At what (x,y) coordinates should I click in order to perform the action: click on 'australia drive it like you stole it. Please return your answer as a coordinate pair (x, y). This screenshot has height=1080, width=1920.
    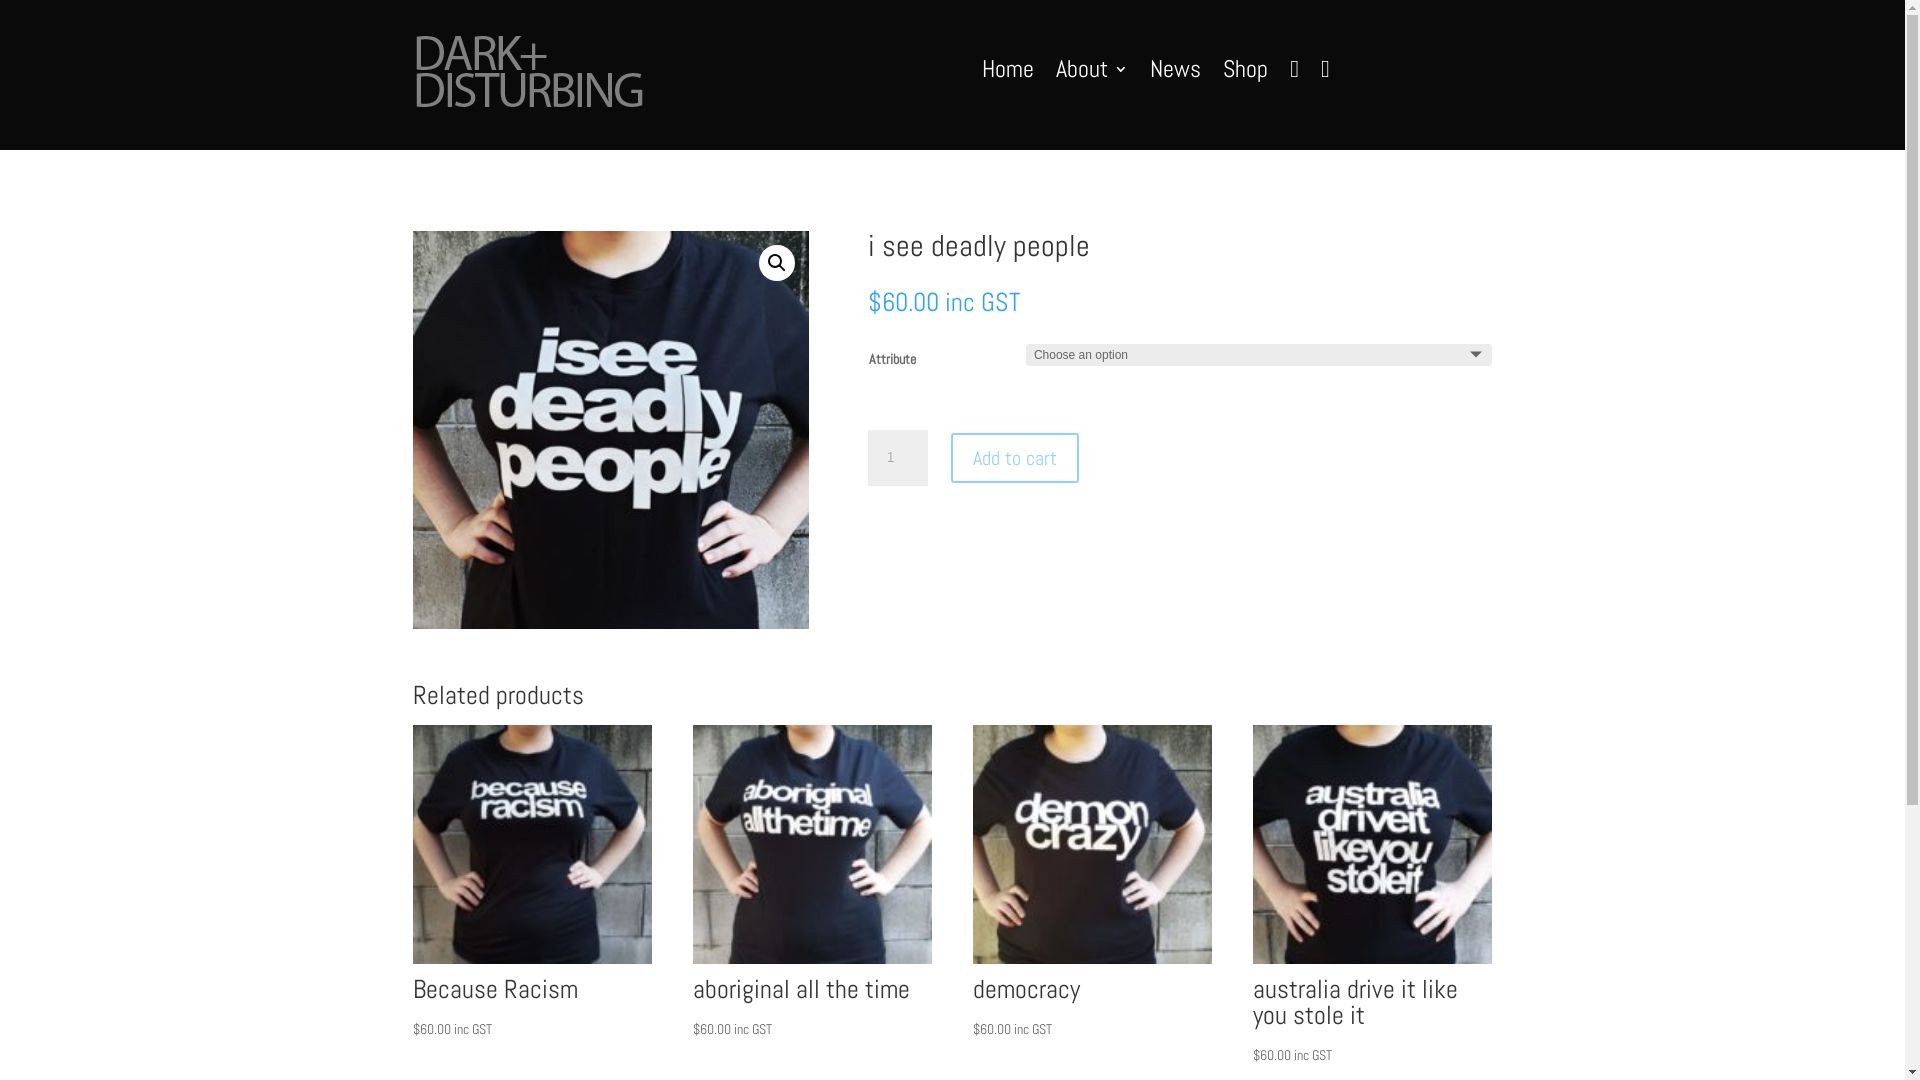
    Looking at the image, I should click on (1371, 895).